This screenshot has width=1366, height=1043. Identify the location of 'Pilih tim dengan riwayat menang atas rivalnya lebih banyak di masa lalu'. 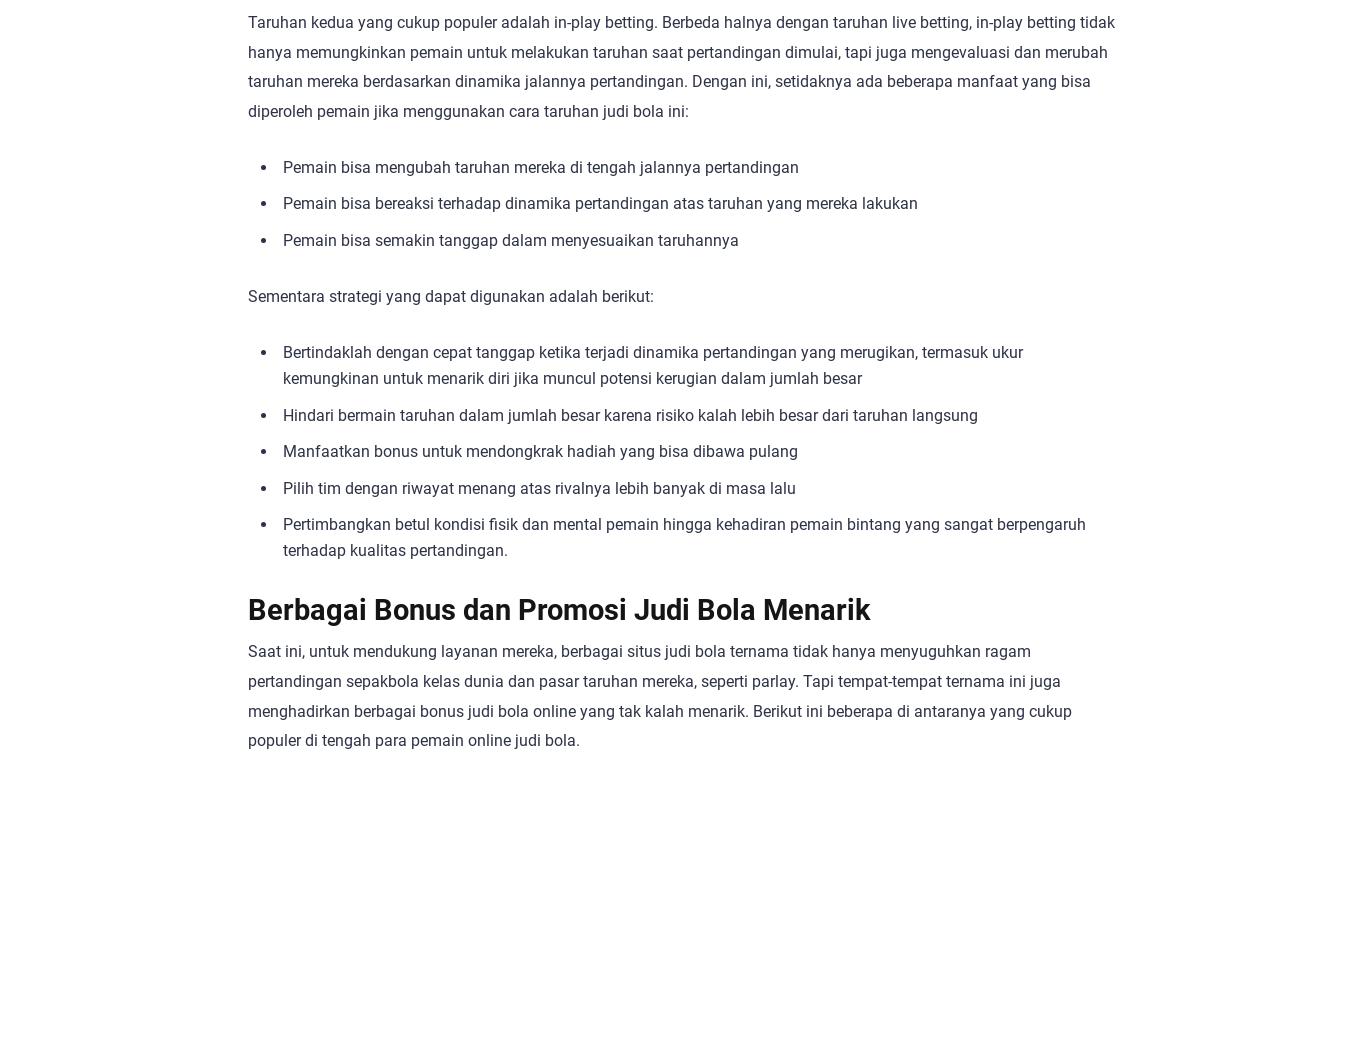
(283, 486).